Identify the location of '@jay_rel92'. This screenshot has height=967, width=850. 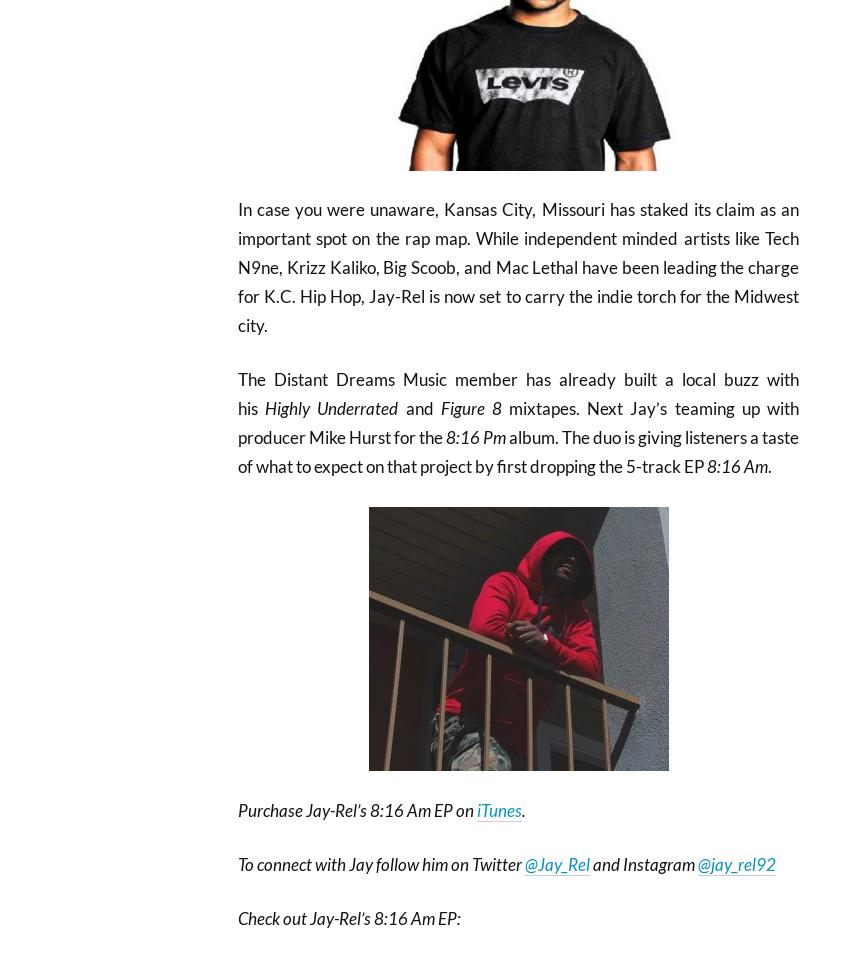
(737, 863).